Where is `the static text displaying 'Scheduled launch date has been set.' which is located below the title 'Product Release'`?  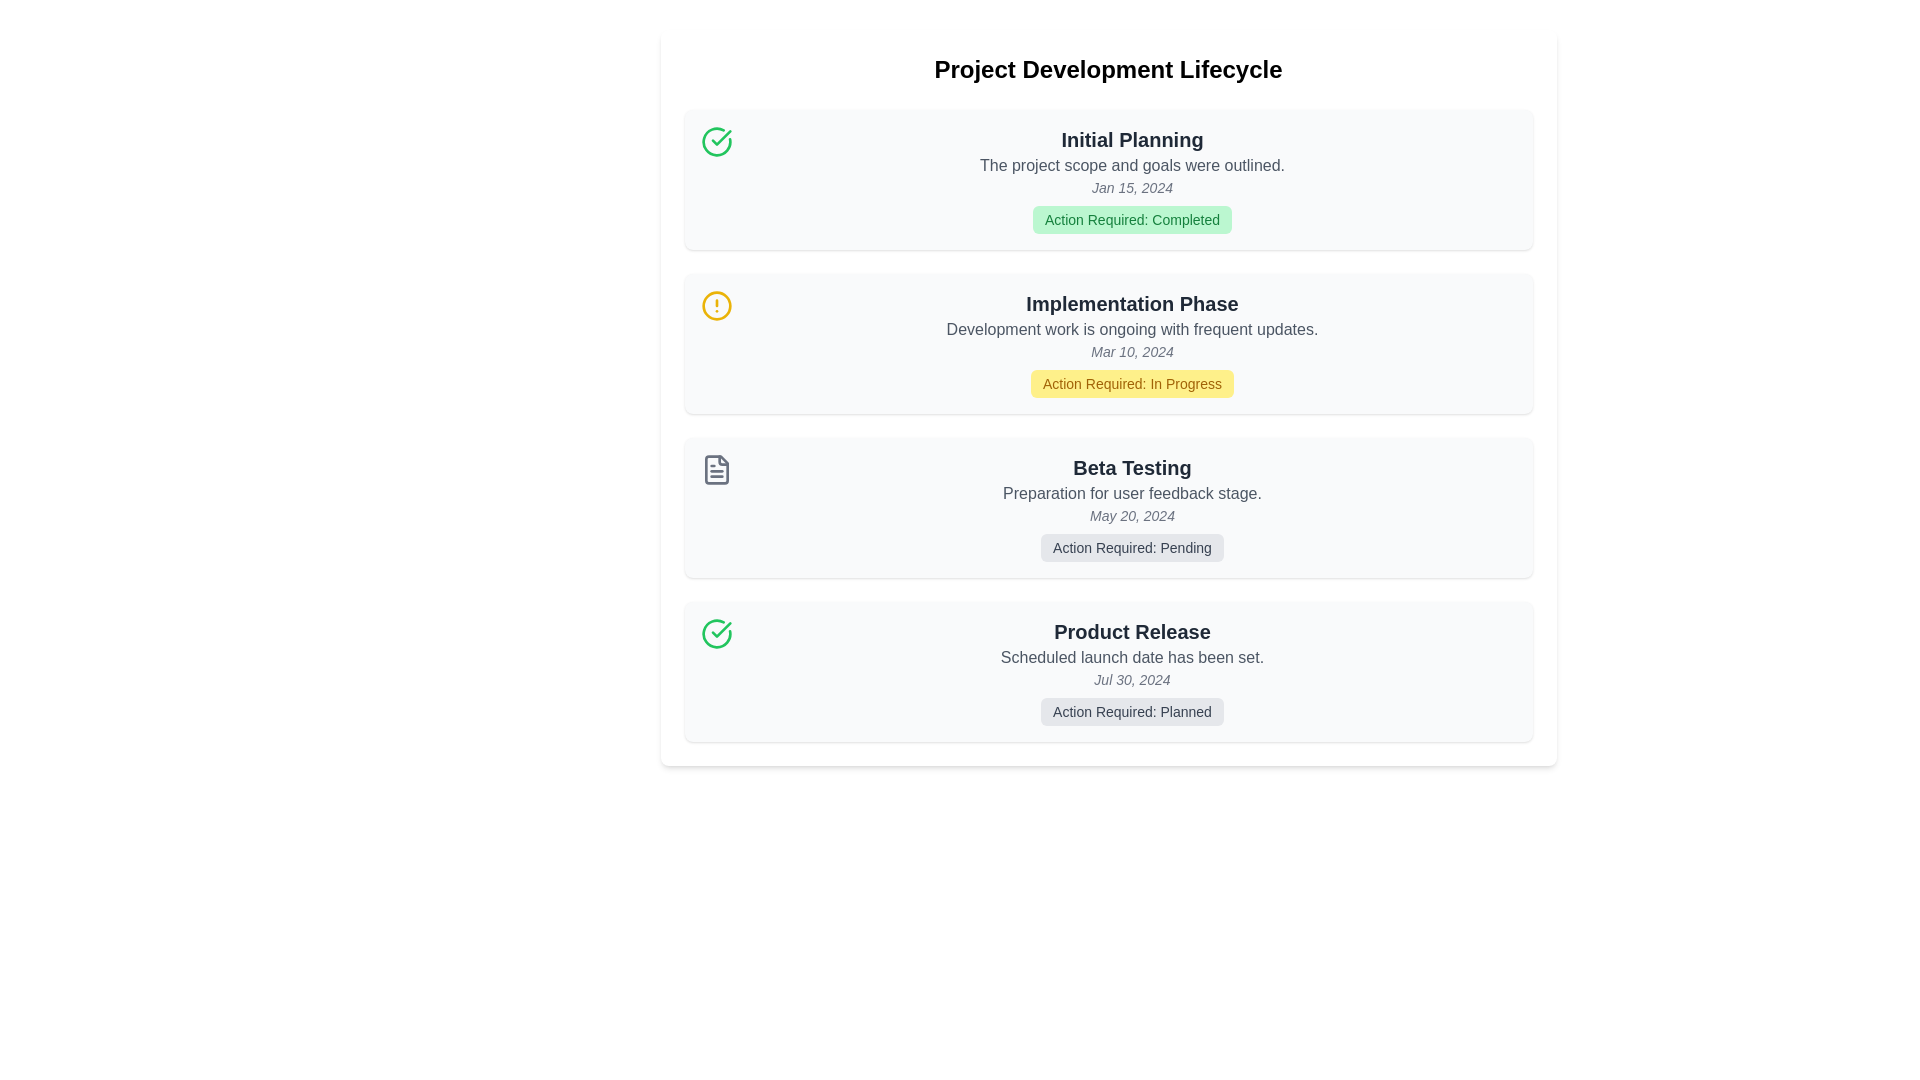
the static text displaying 'Scheduled launch date has been set.' which is located below the title 'Product Release' is located at coordinates (1132, 658).